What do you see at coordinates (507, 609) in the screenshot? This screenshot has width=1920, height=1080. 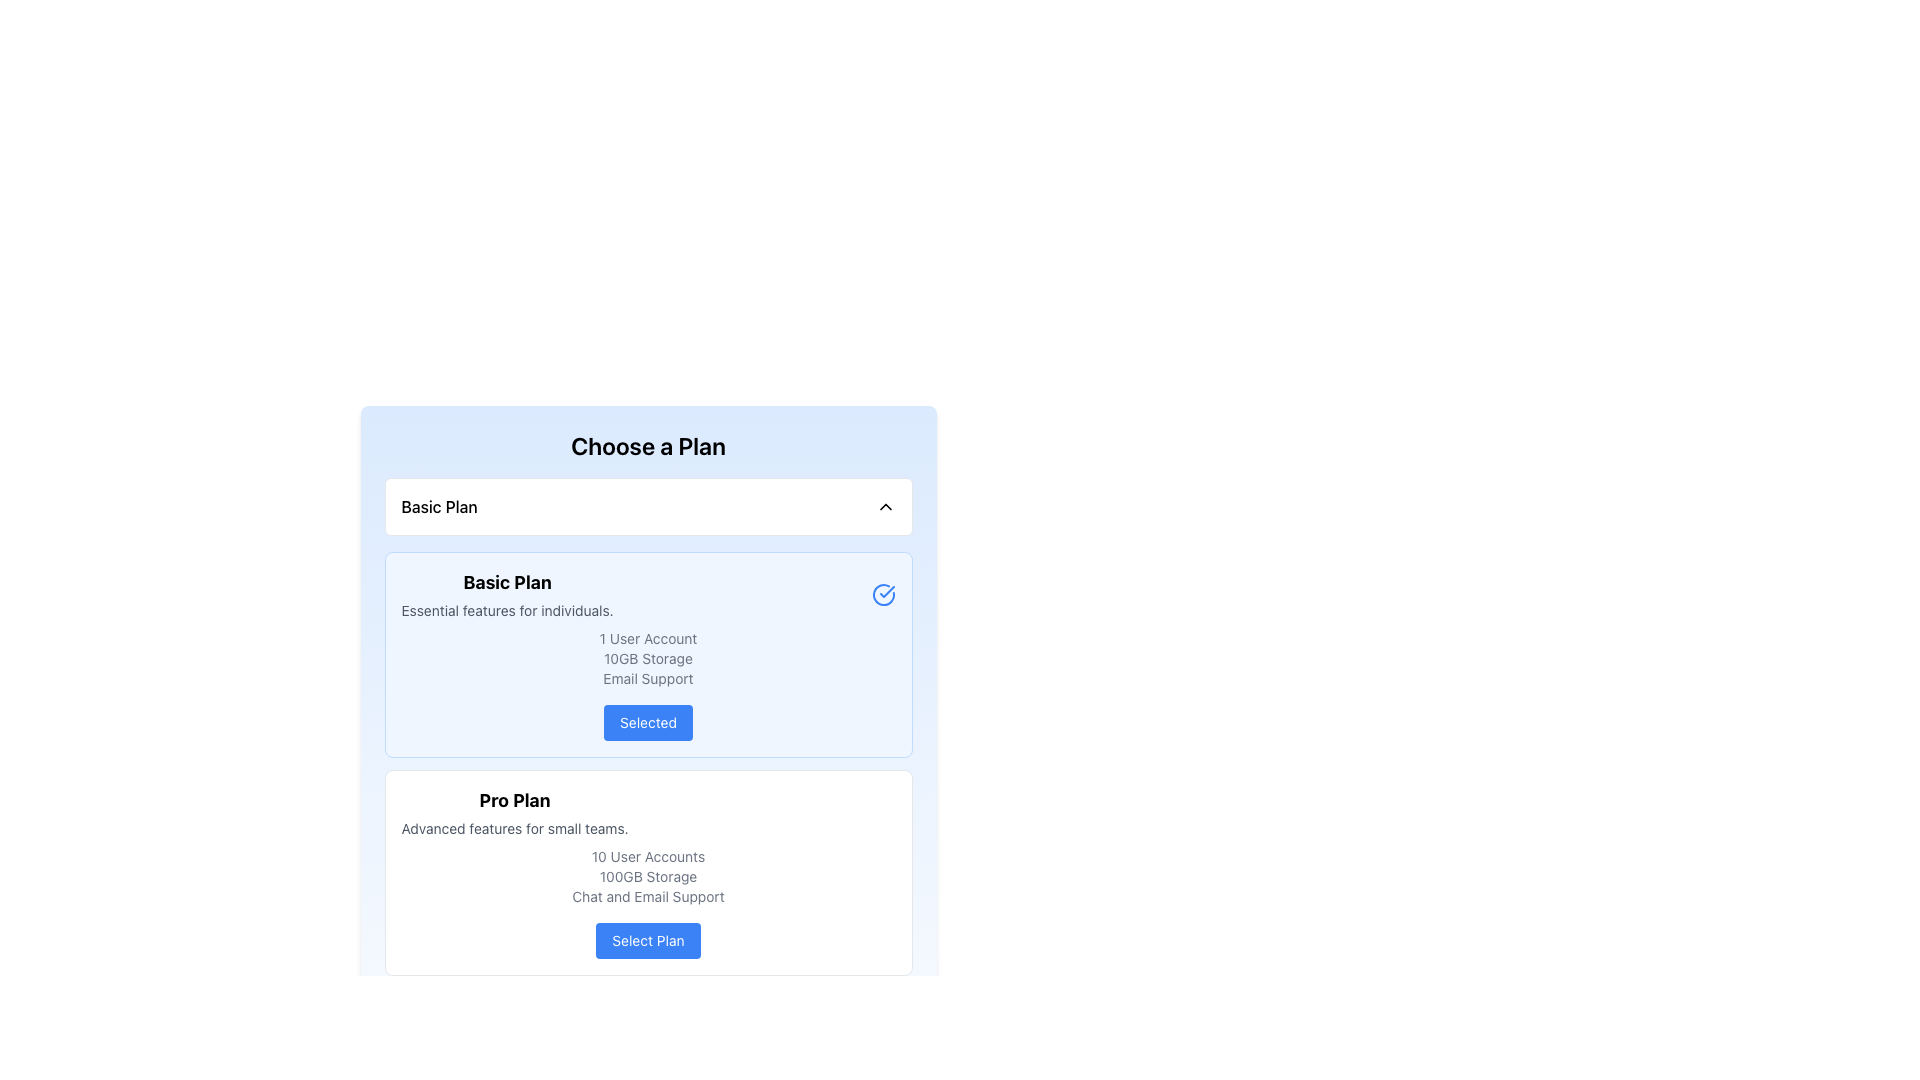 I see `the text label displaying 'Essential features for individuals.' which is located below the title 'Basic Plan.'` at bounding box center [507, 609].